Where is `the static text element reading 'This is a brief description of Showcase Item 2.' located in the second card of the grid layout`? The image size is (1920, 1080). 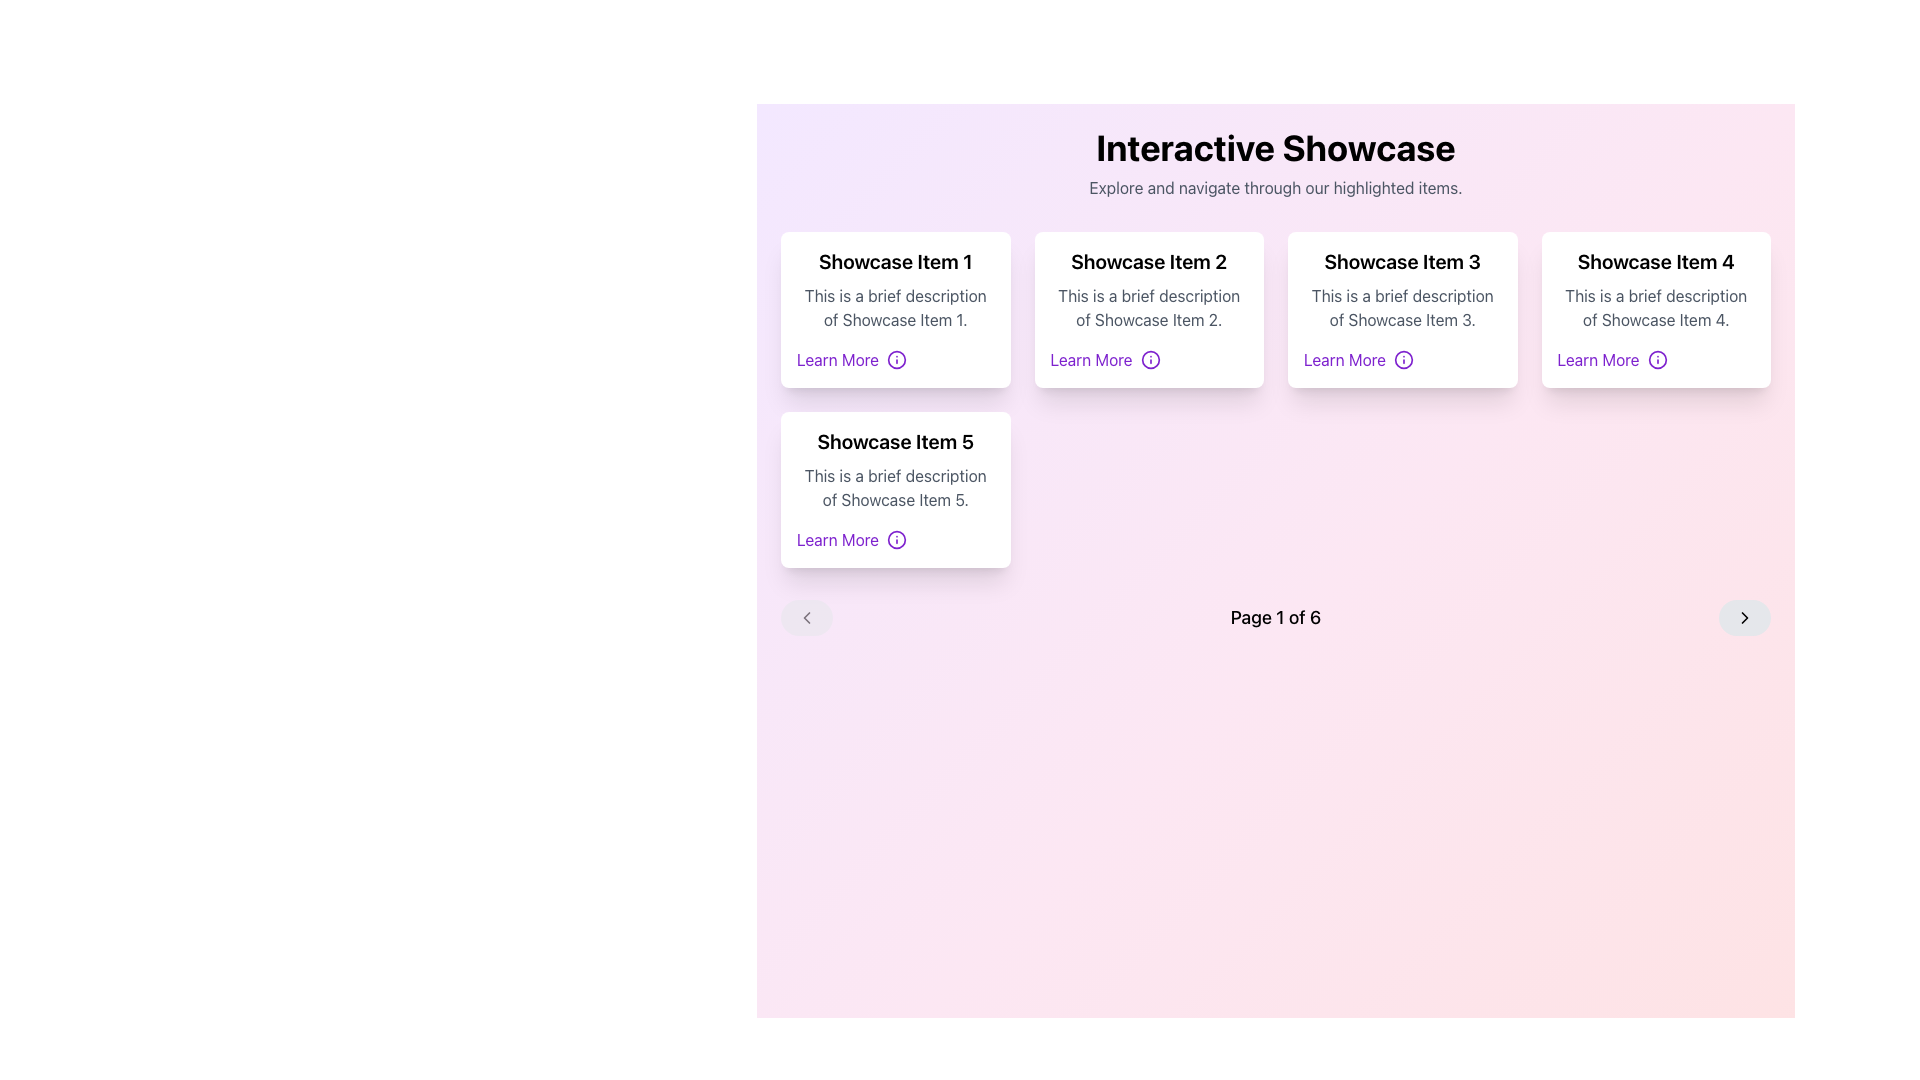
the static text element reading 'This is a brief description of Showcase Item 2.' located in the second card of the grid layout is located at coordinates (1149, 308).